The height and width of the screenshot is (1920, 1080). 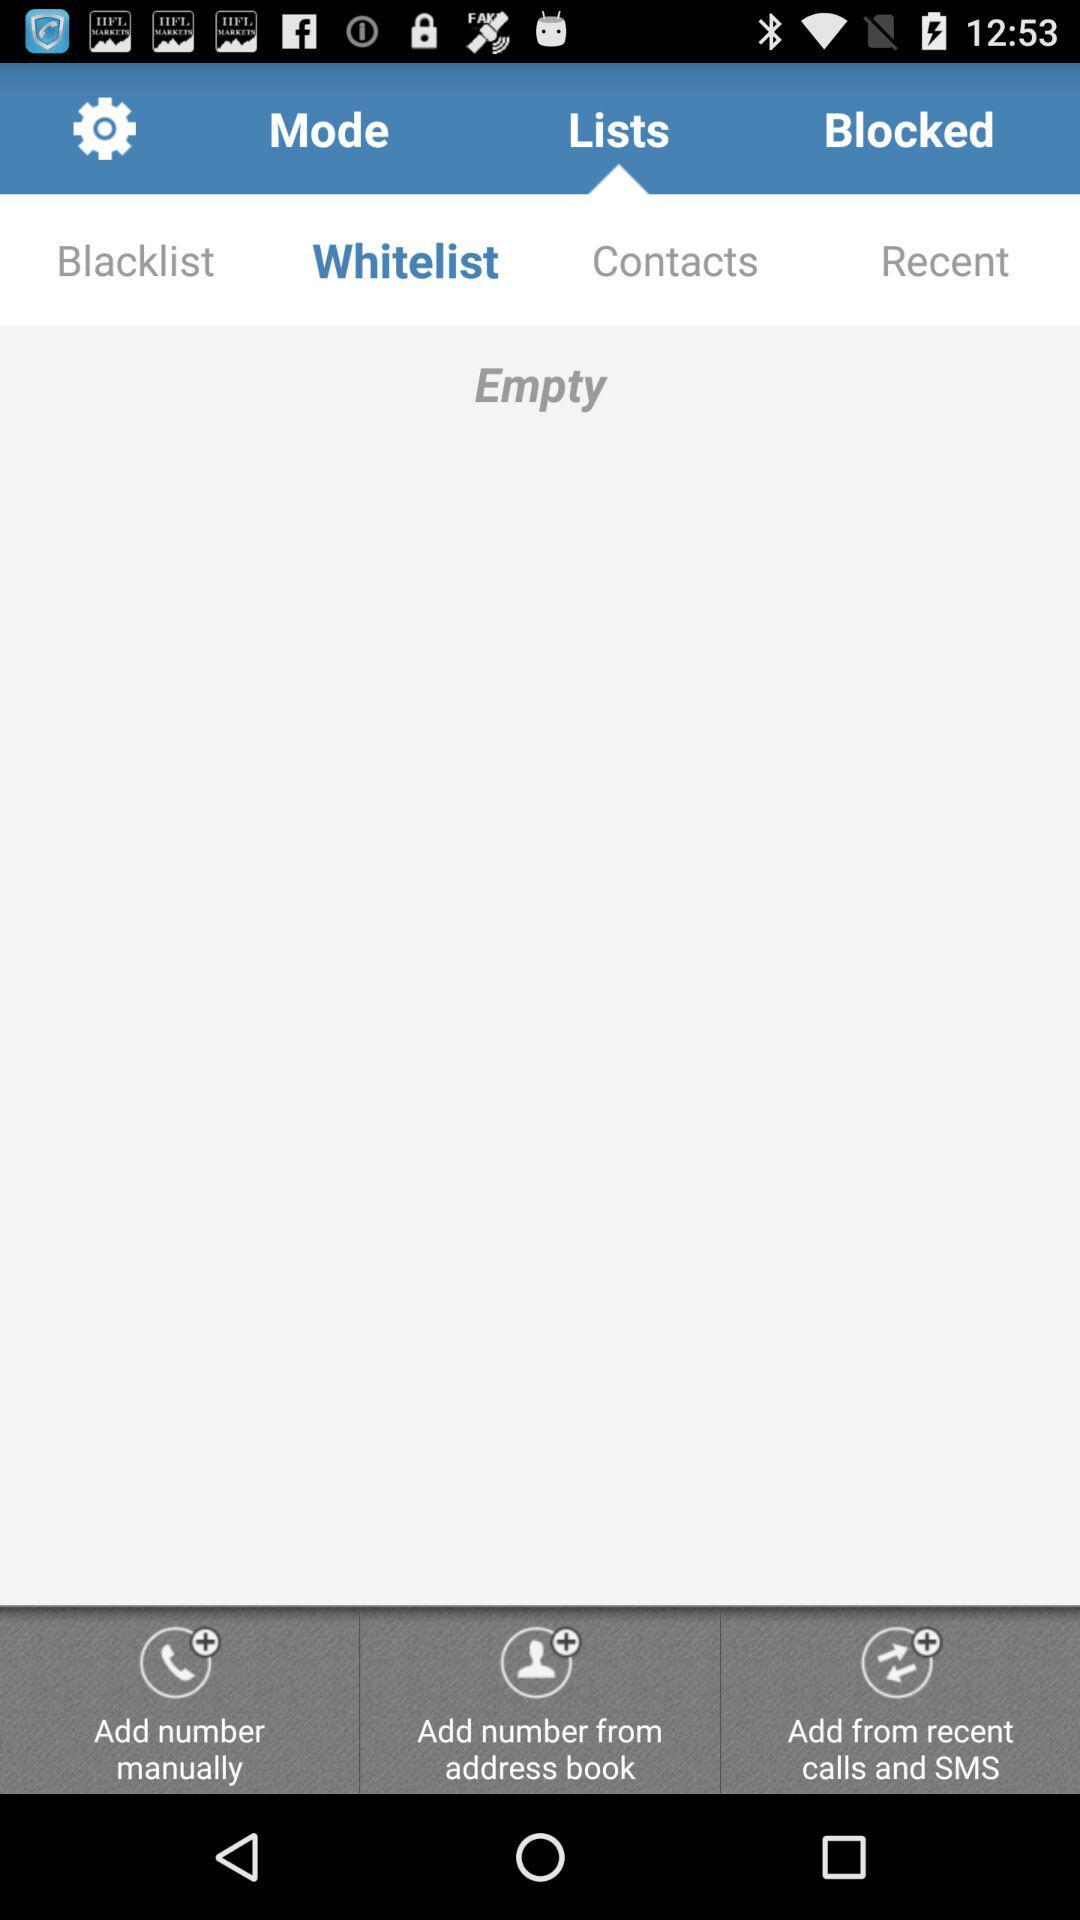 What do you see at coordinates (675, 258) in the screenshot?
I see `contacts item` at bounding box center [675, 258].